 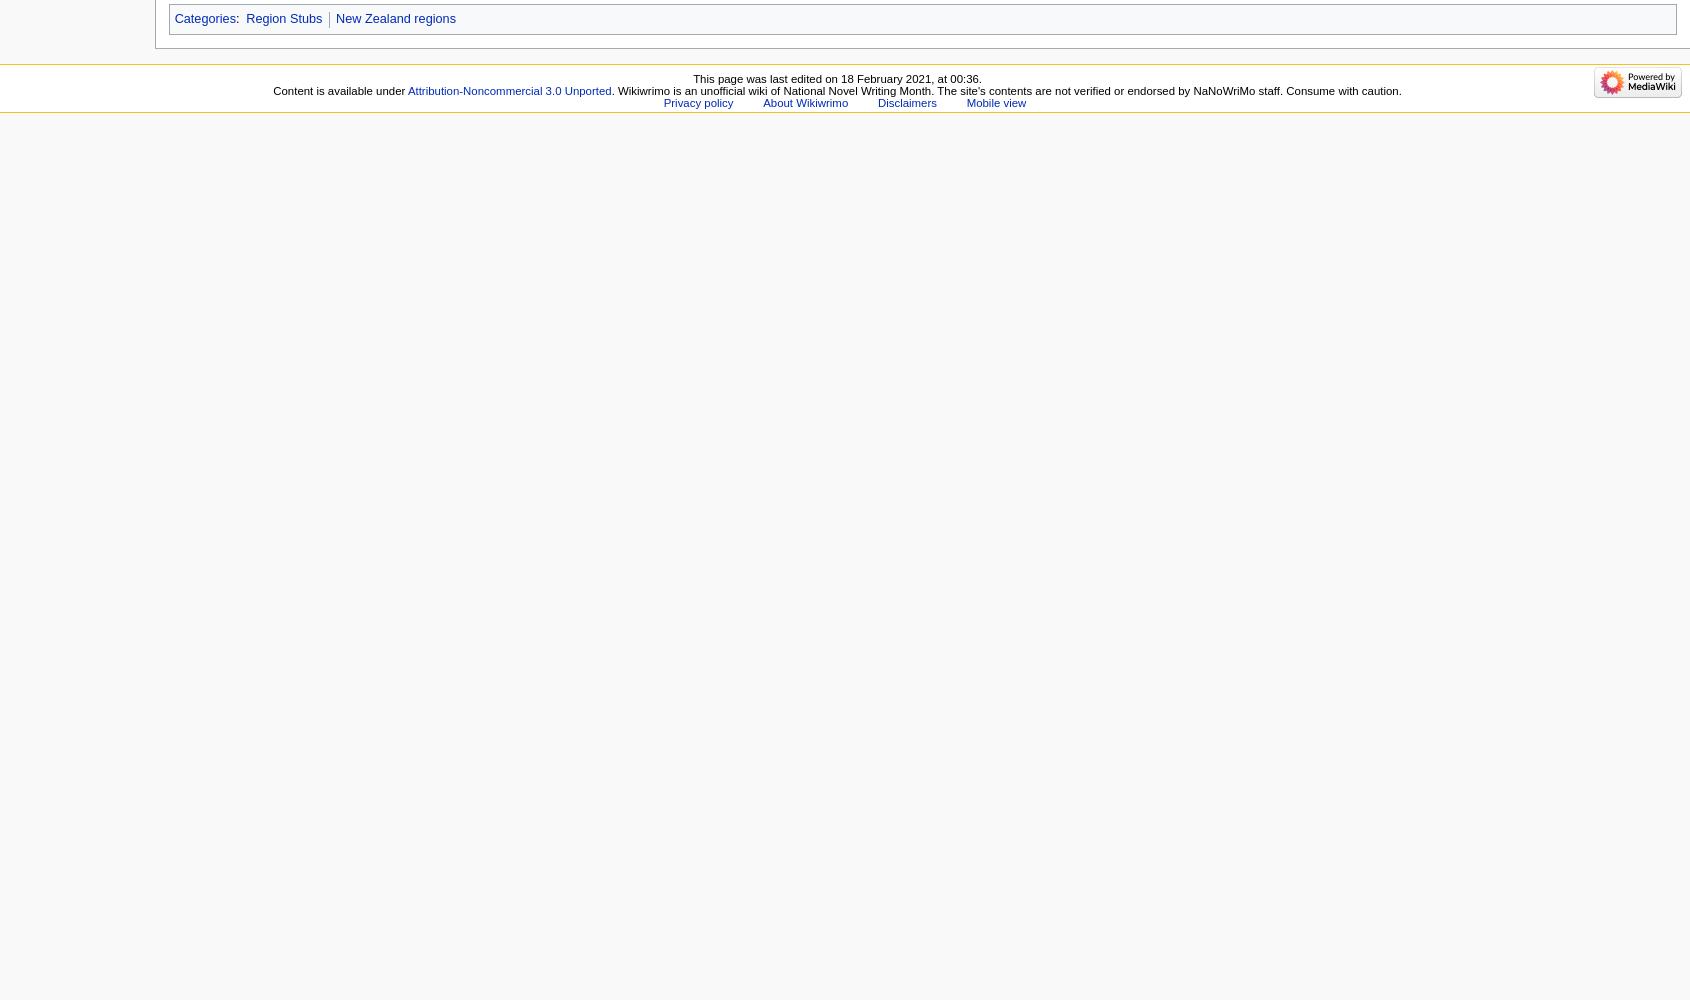 I want to click on 'New Zealand regions', so click(x=394, y=18).